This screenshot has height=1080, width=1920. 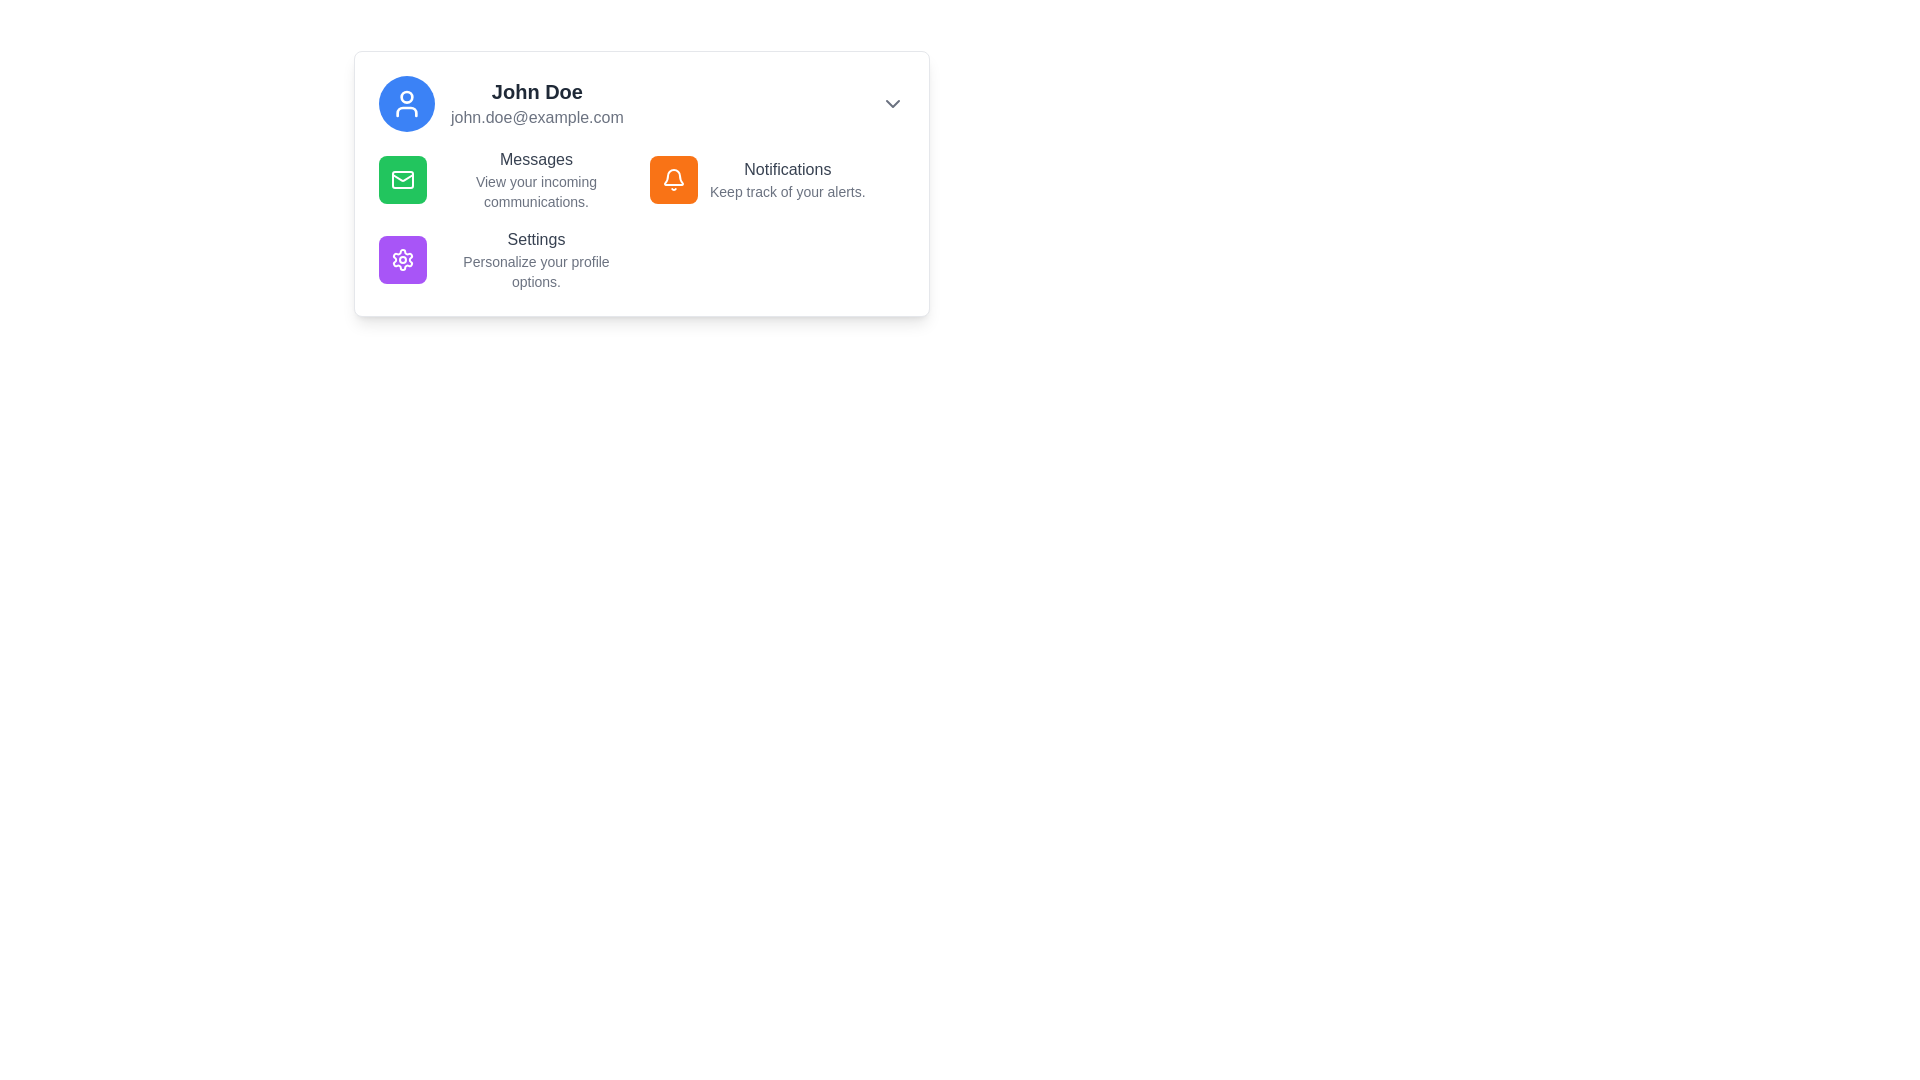 I want to click on the circular shape located within the user icon graphic at the top left corner of the user profile card, which is centered slightly above the text 'John Doe', so click(x=406, y=96).